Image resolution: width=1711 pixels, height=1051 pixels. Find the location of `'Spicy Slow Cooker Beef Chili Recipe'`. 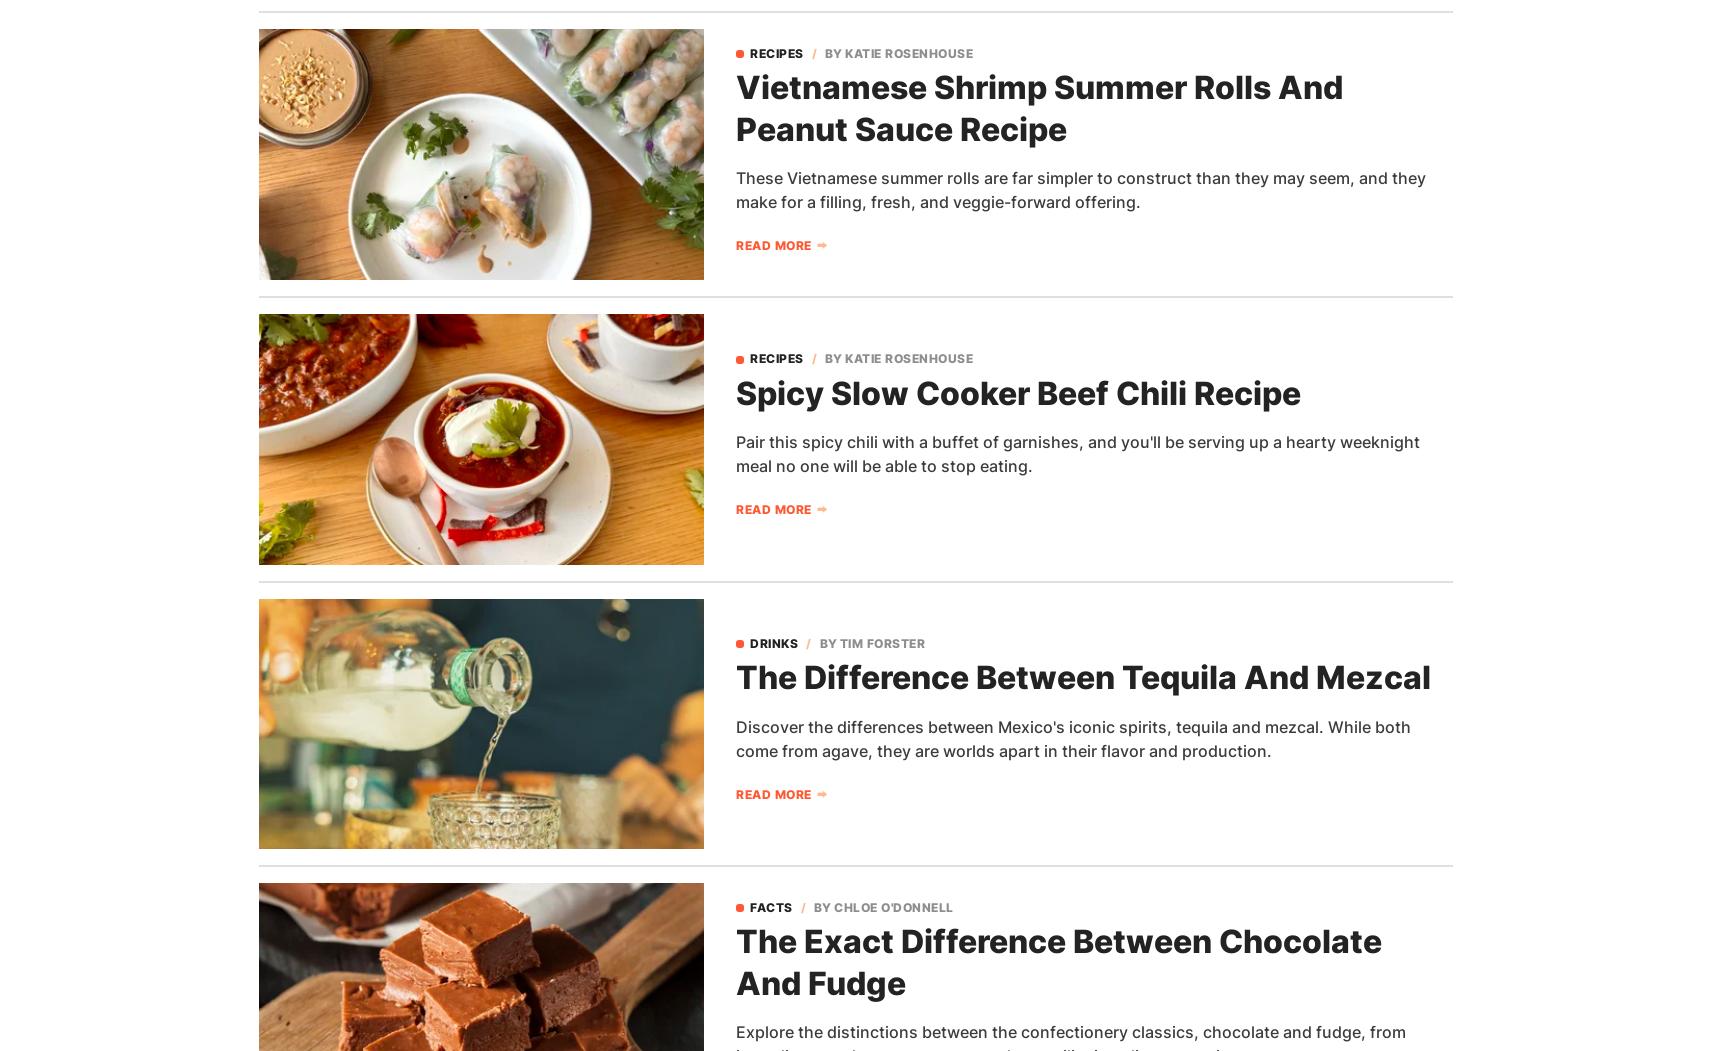

'Spicy Slow Cooker Beef Chili Recipe' is located at coordinates (1018, 391).